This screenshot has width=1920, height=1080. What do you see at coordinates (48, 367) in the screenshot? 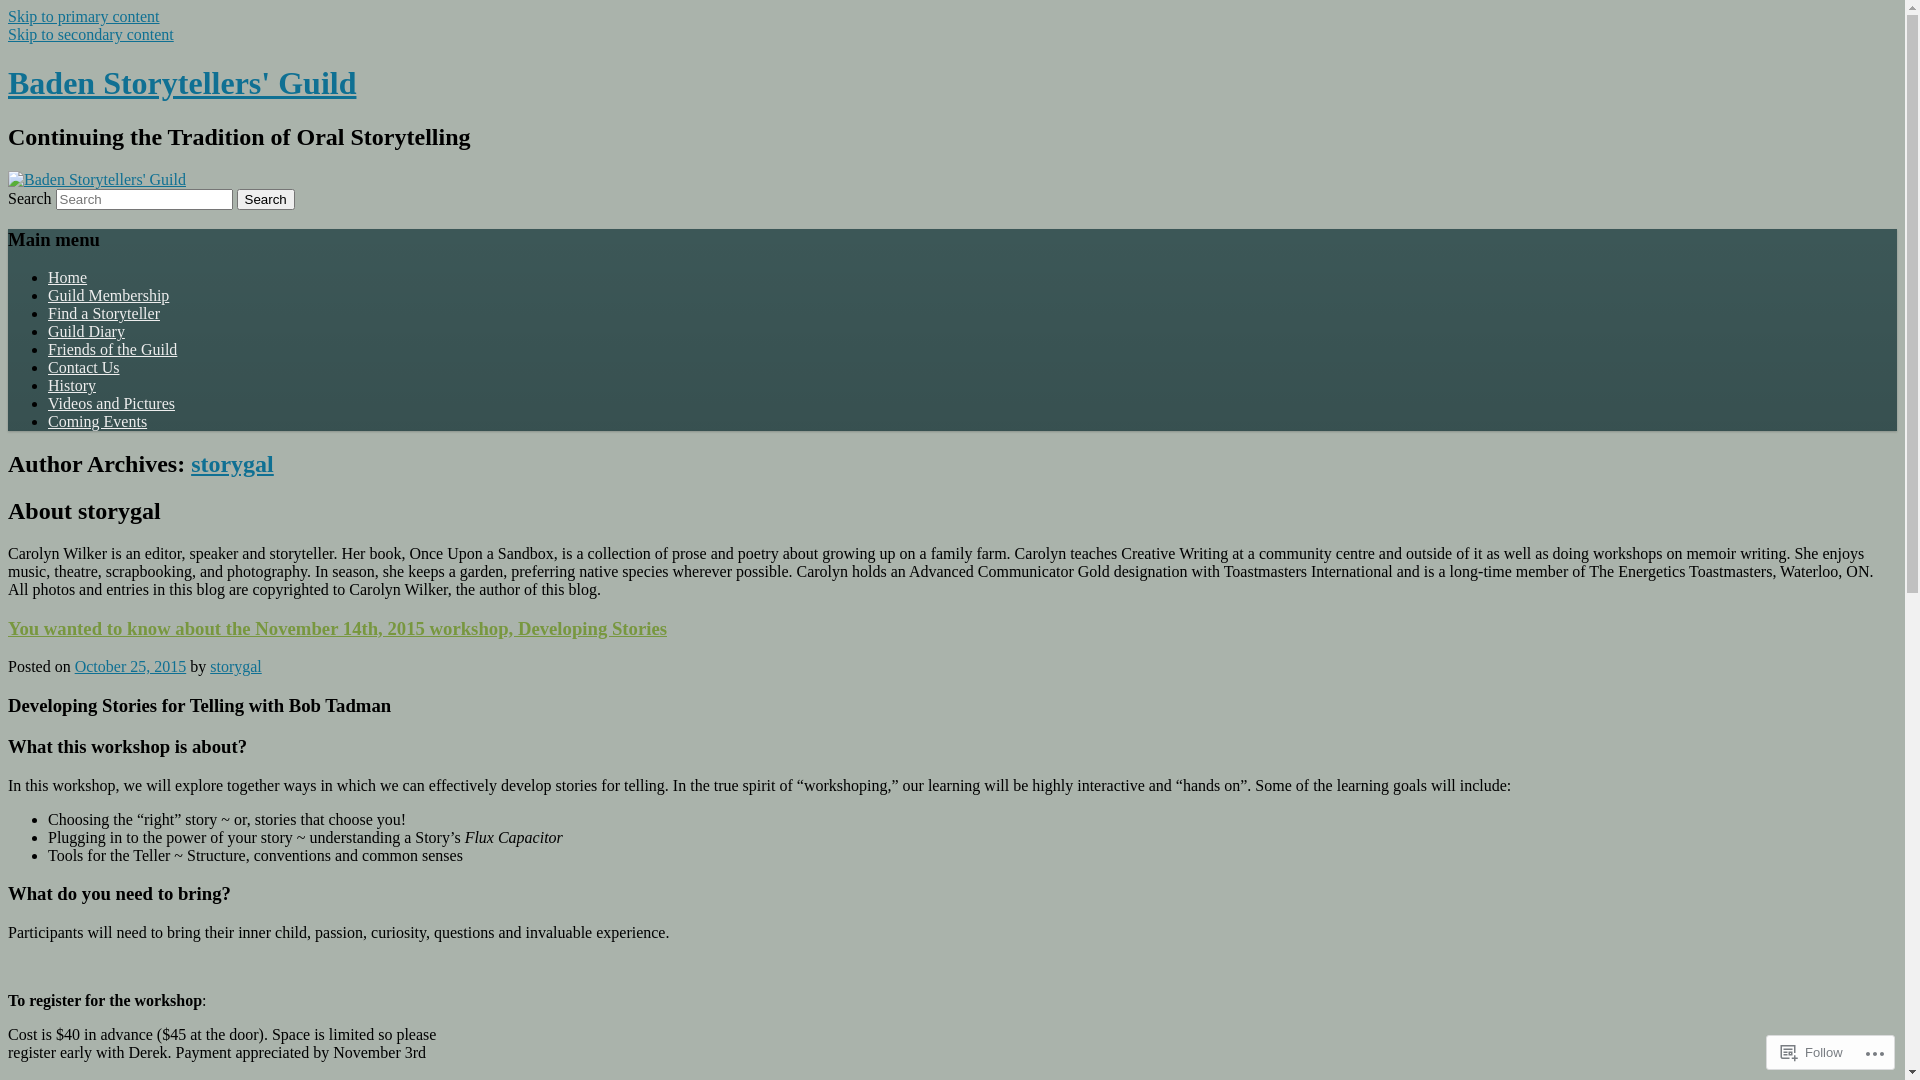
I see `'Contact Us'` at bounding box center [48, 367].